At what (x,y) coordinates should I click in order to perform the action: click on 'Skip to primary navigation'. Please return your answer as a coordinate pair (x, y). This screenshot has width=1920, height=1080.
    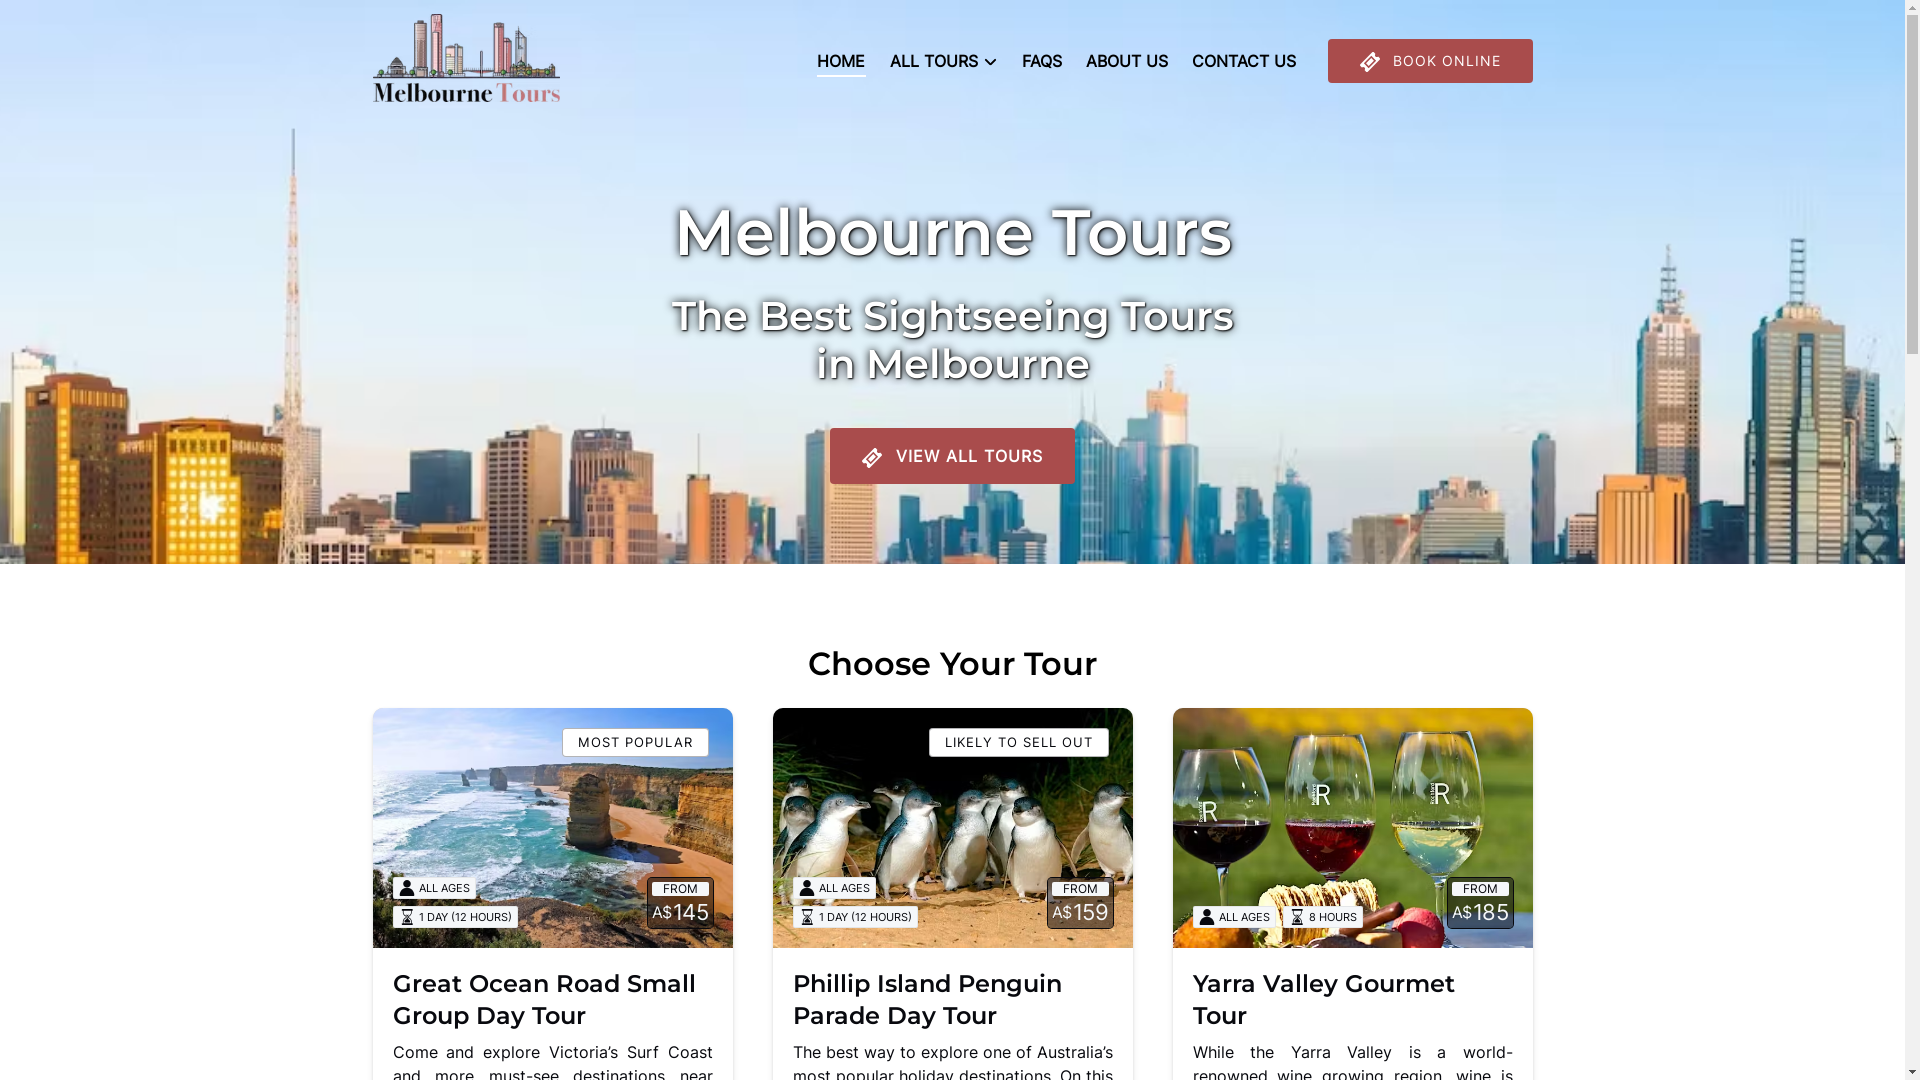
    Looking at the image, I should click on (109, 22).